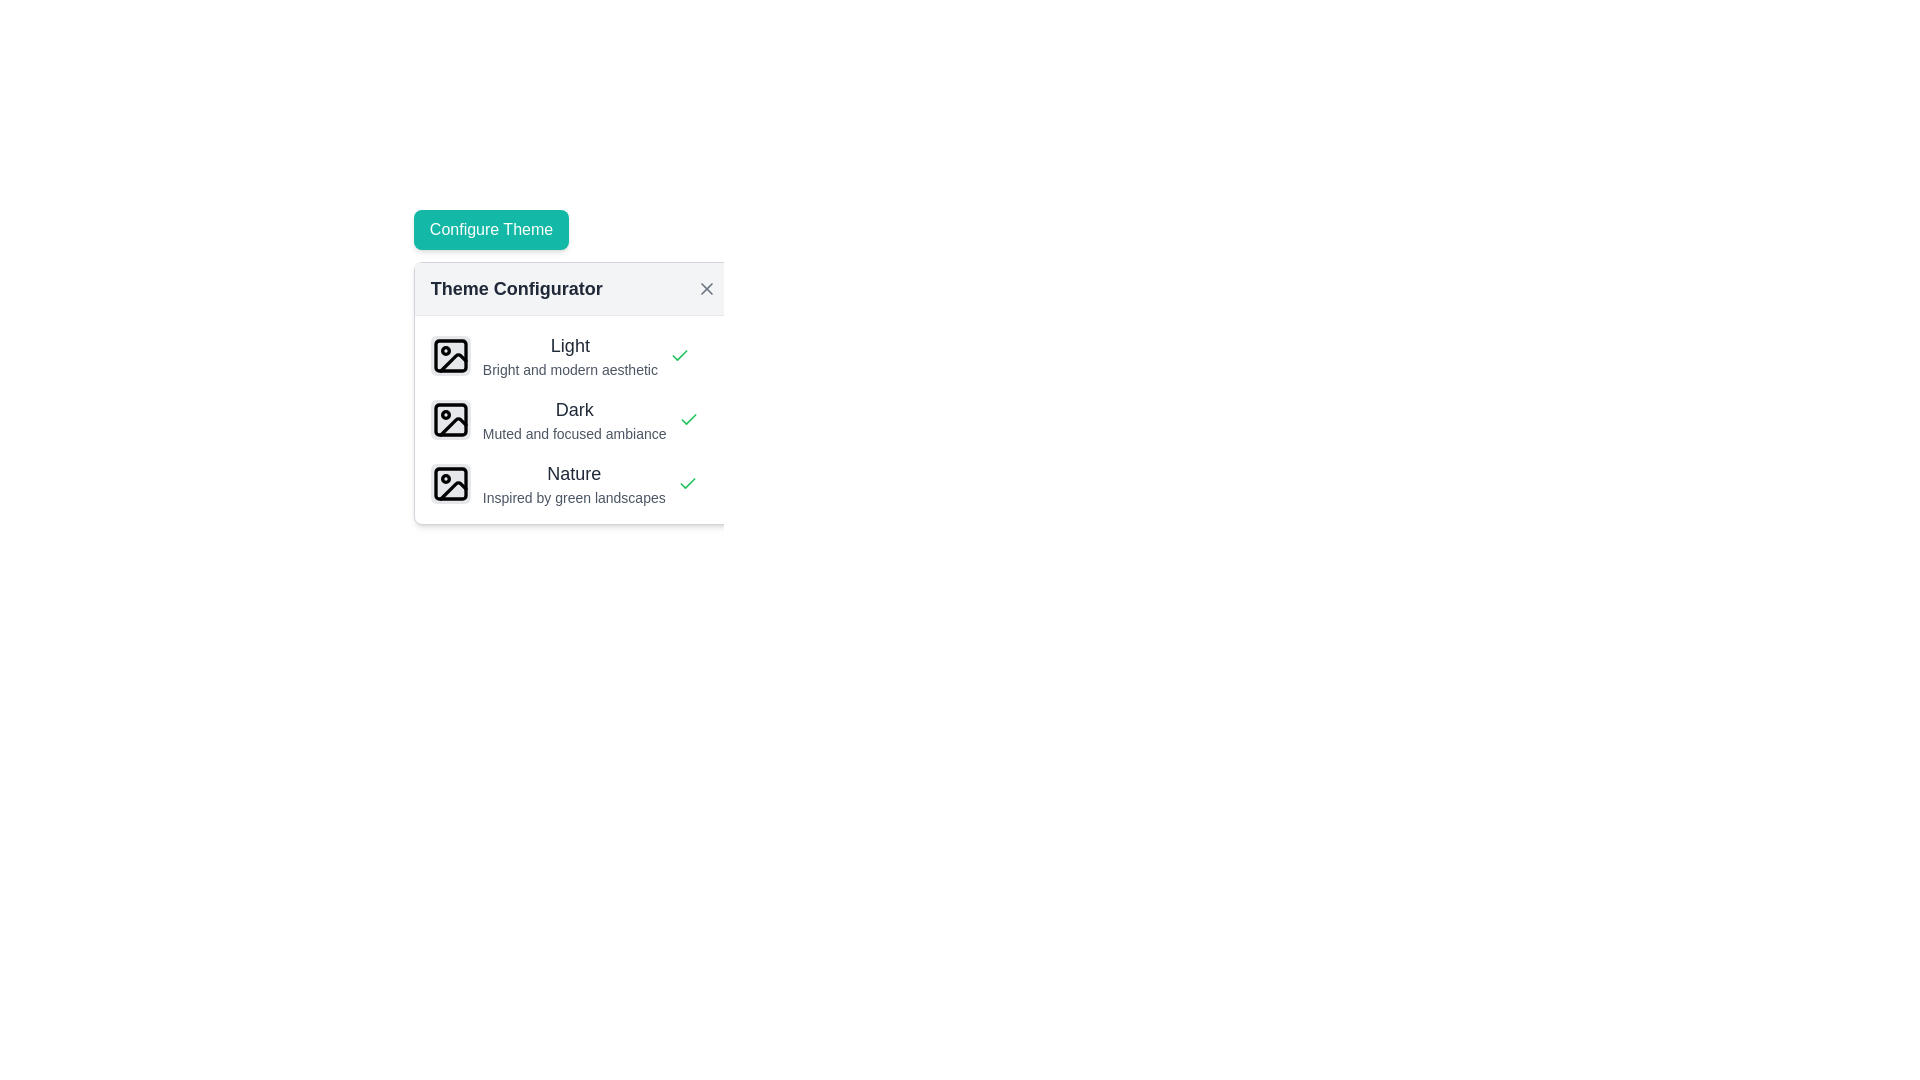  Describe the element at coordinates (573, 433) in the screenshot. I see `the descriptive text element located directly underneath the 'Dark' theme label in the 'Theme Configurator' settings panel` at that location.